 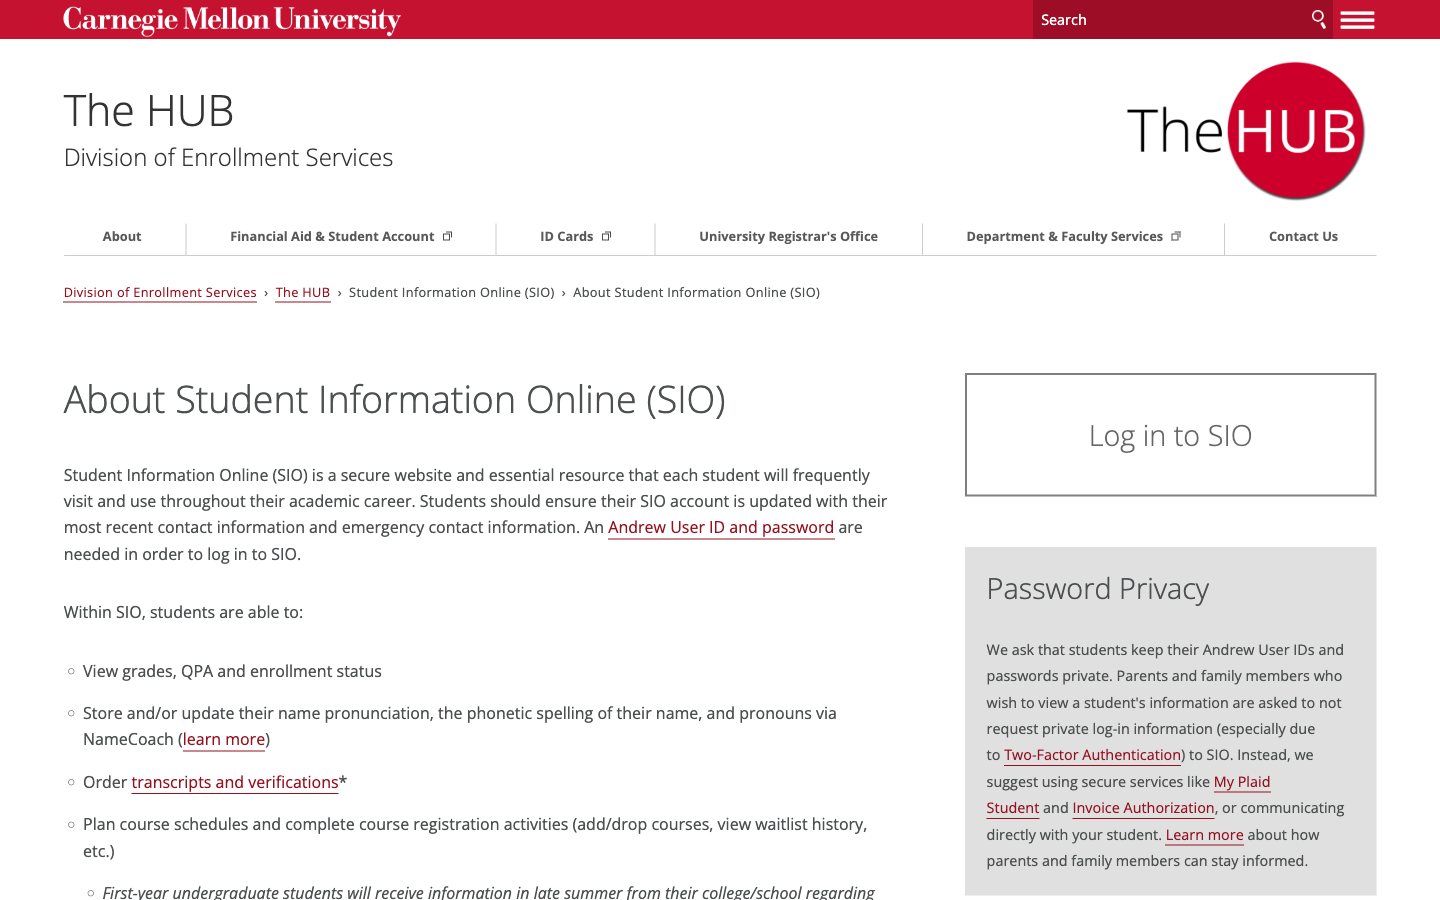 What do you see at coordinates (365, 235) in the screenshot?
I see `the Student Financial Support Page` at bounding box center [365, 235].